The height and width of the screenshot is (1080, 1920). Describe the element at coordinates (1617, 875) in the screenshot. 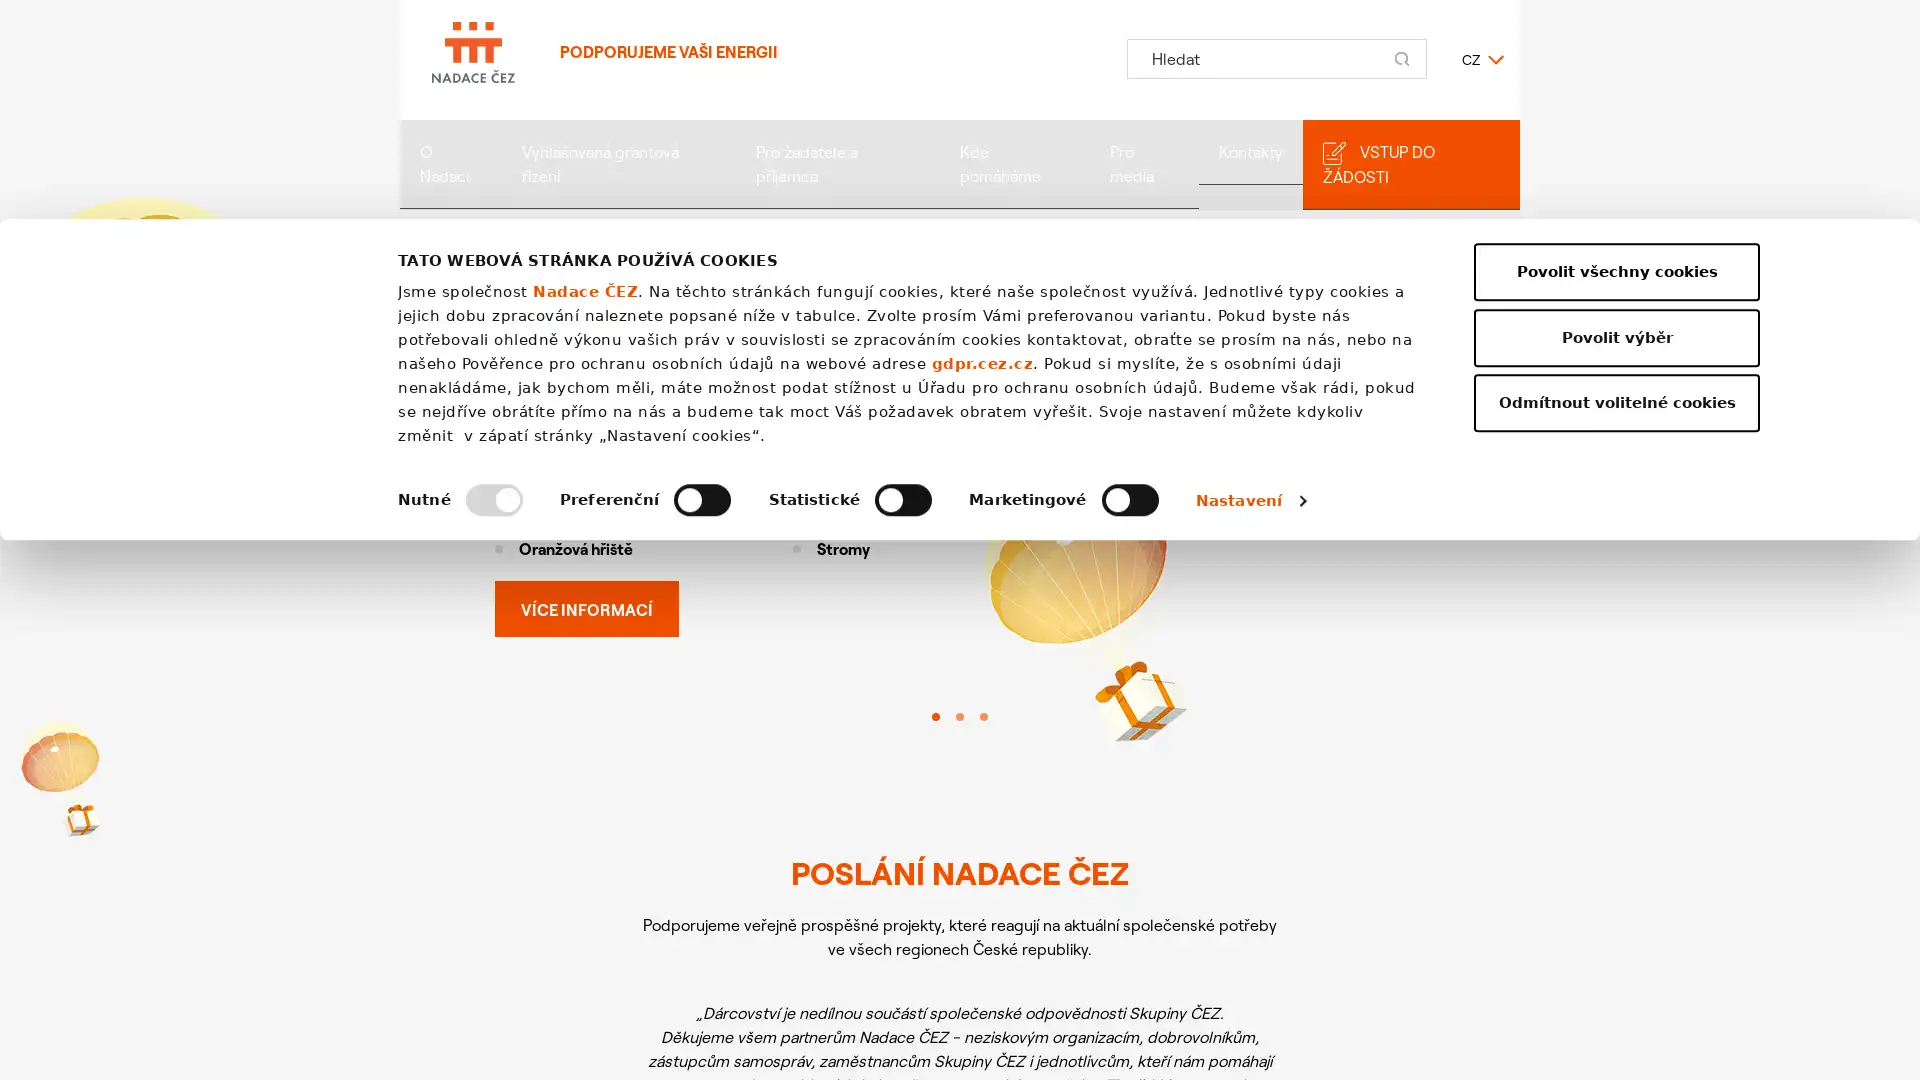

I see `Povolit vyber` at that location.